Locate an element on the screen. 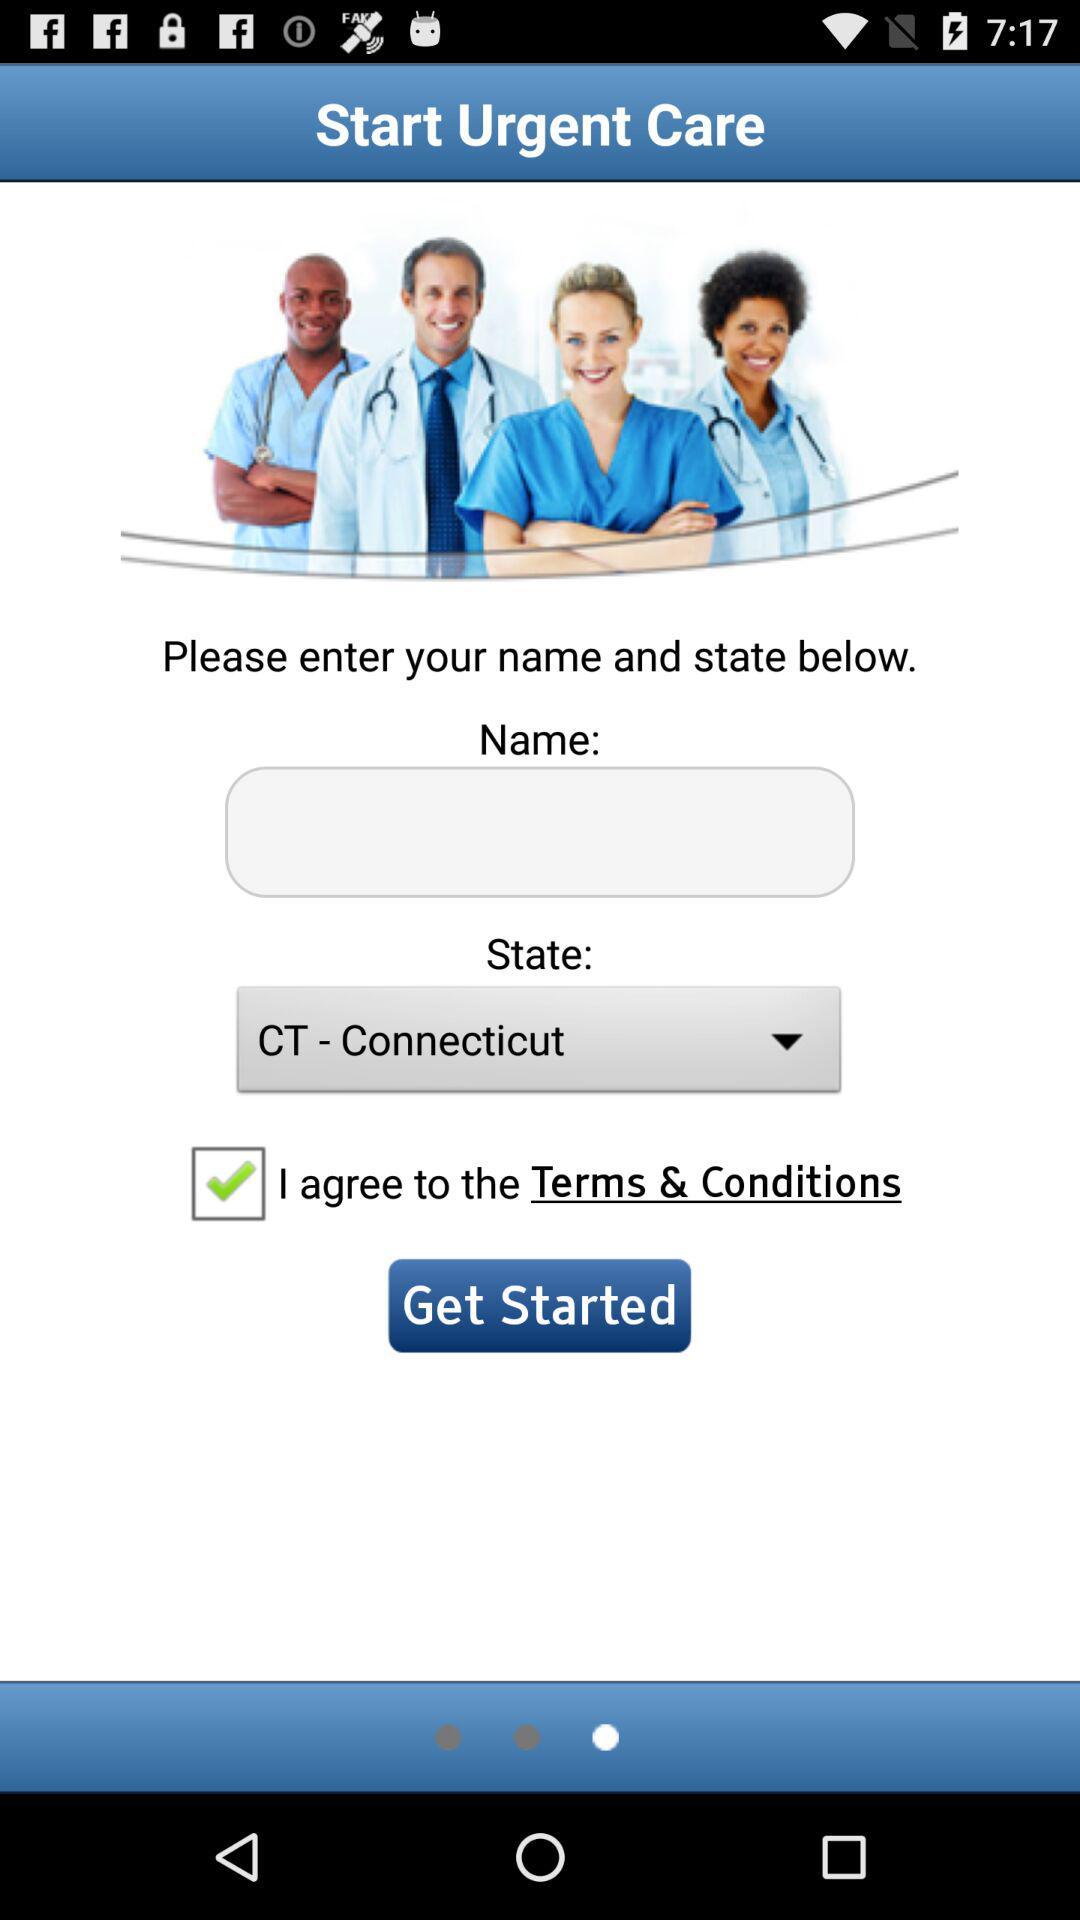 The width and height of the screenshot is (1080, 1920). tick the column is located at coordinates (226, 1181).